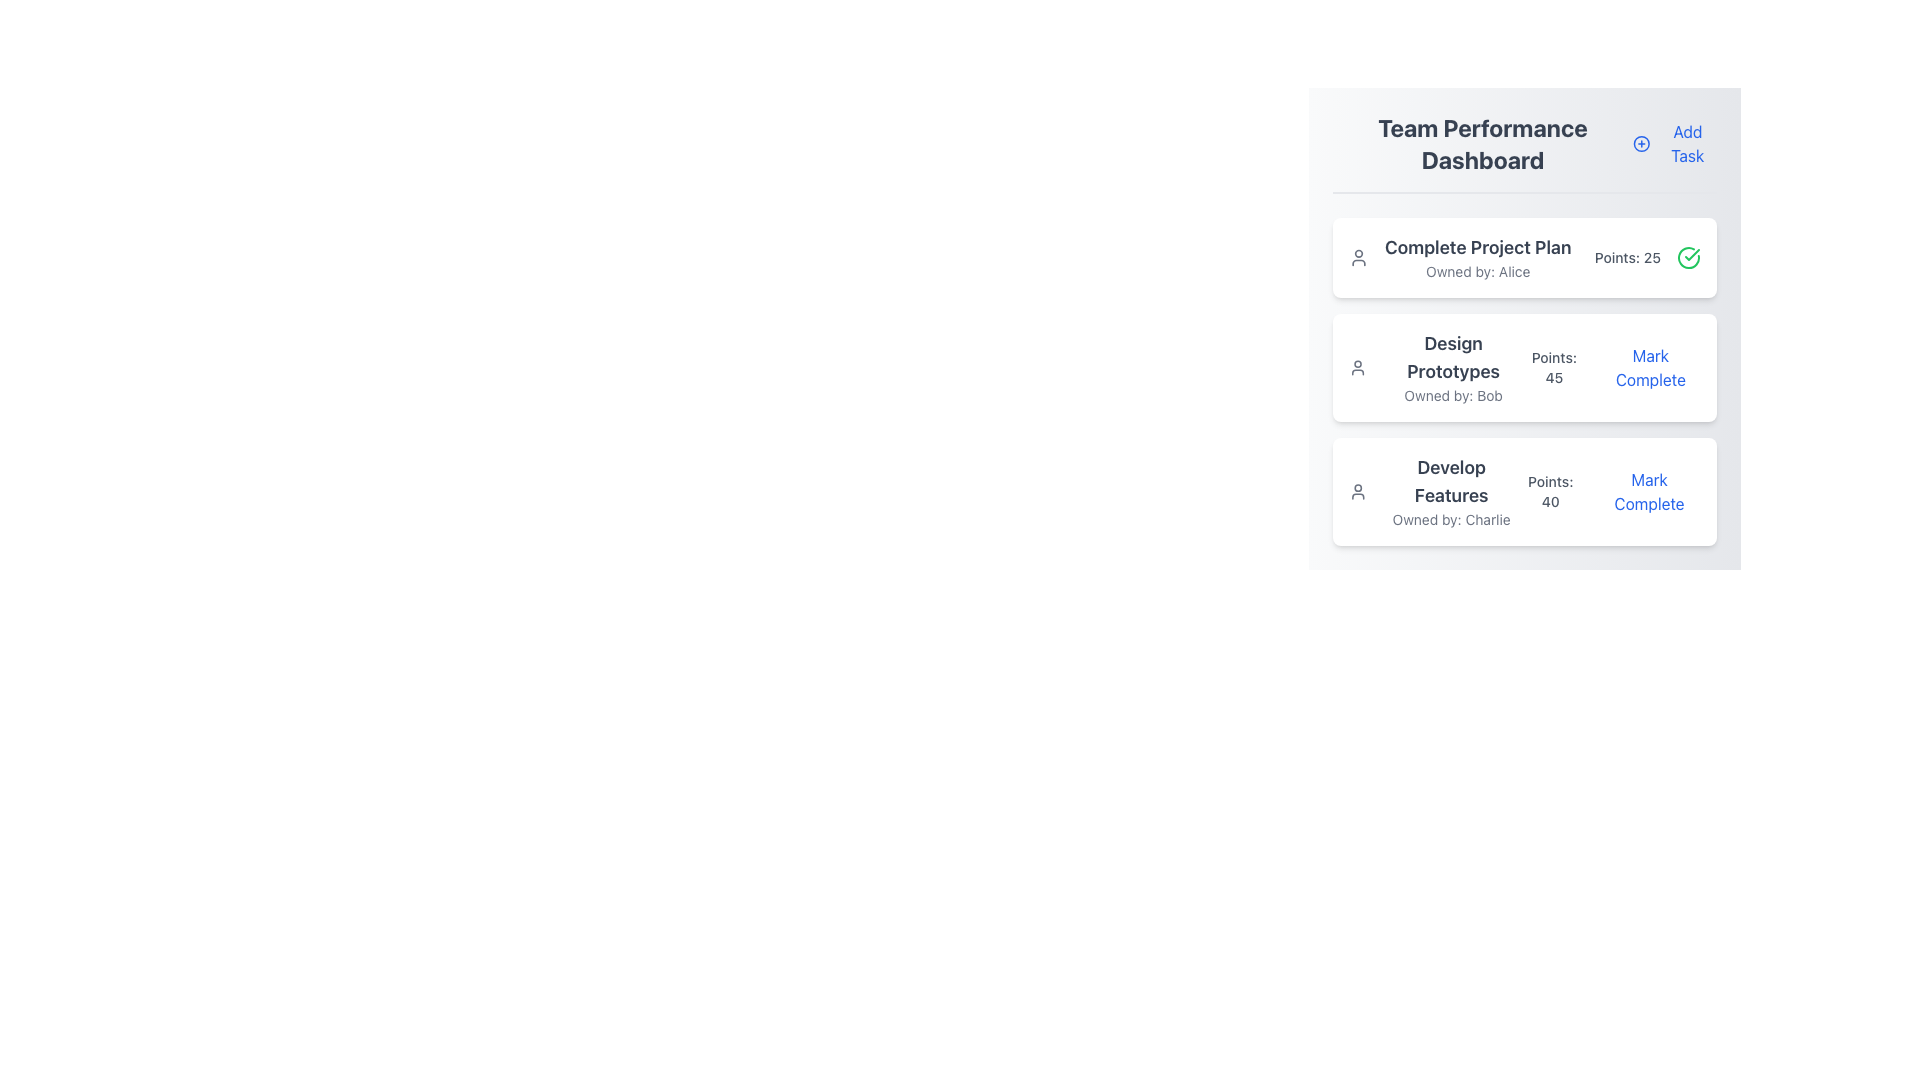  What do you see at coordinates (1460, 257) in the screenshot?
I see `the primary text content element representing a task or project in the first card of the Team Performance Dashboard interface, which displays its title and owner information` at bounding box center [1460, 257].